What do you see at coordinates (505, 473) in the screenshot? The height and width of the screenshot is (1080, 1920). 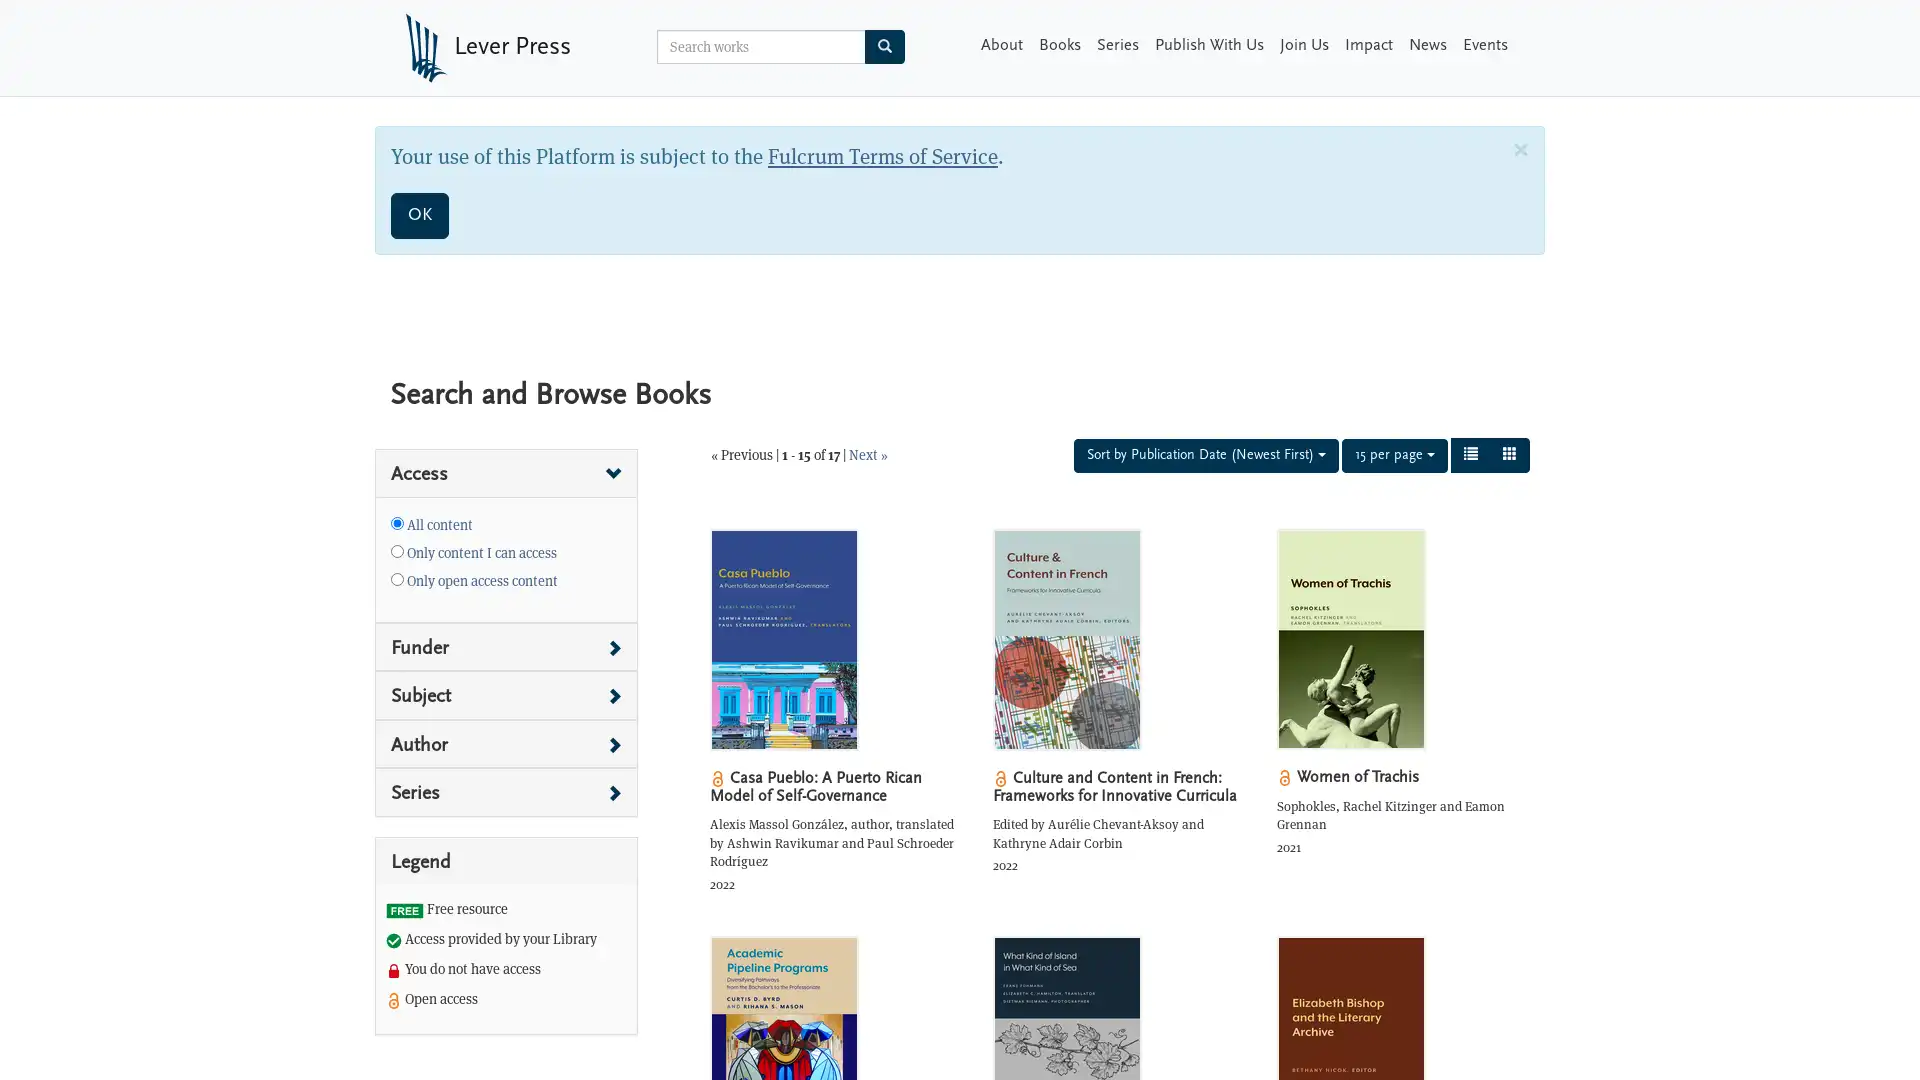 I see `Filter search results by Access` at bounding box center [505, 473].